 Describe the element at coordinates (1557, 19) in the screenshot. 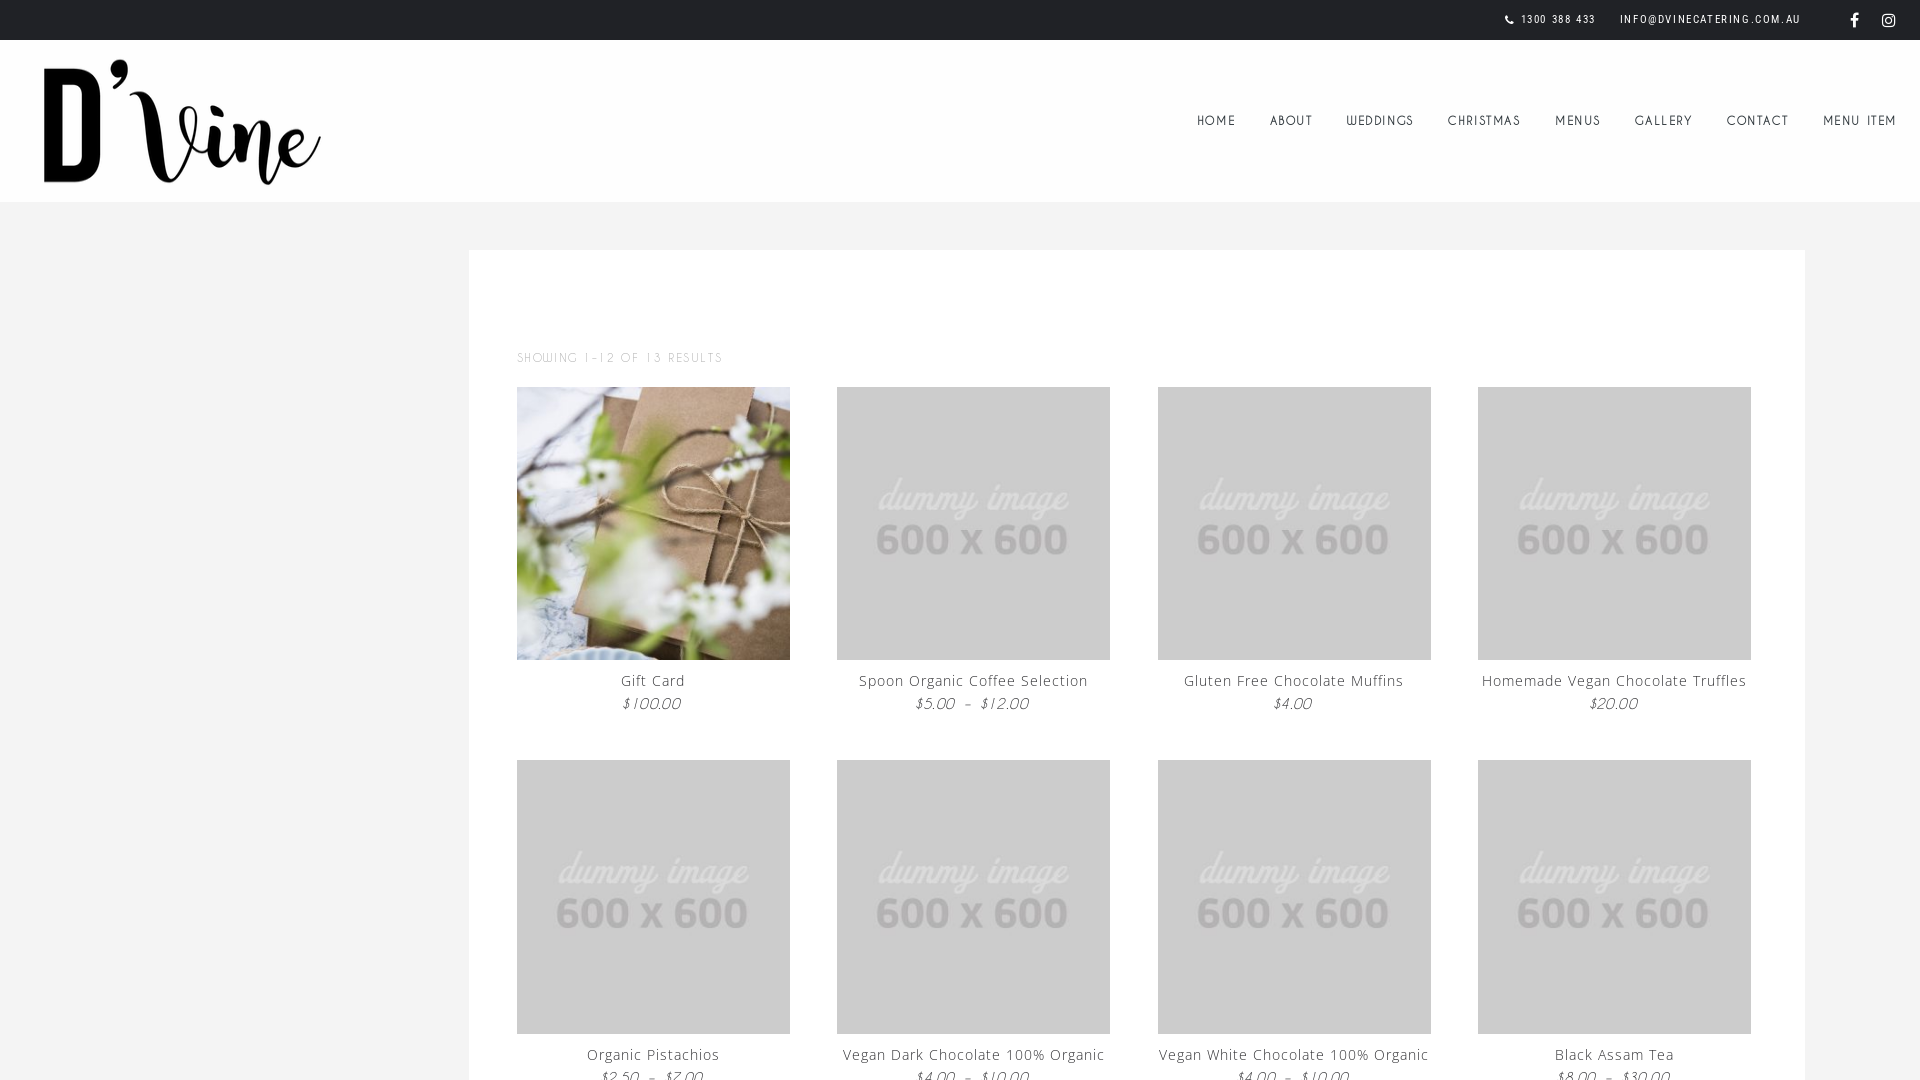

I see `'1300 388 433'` at that location.